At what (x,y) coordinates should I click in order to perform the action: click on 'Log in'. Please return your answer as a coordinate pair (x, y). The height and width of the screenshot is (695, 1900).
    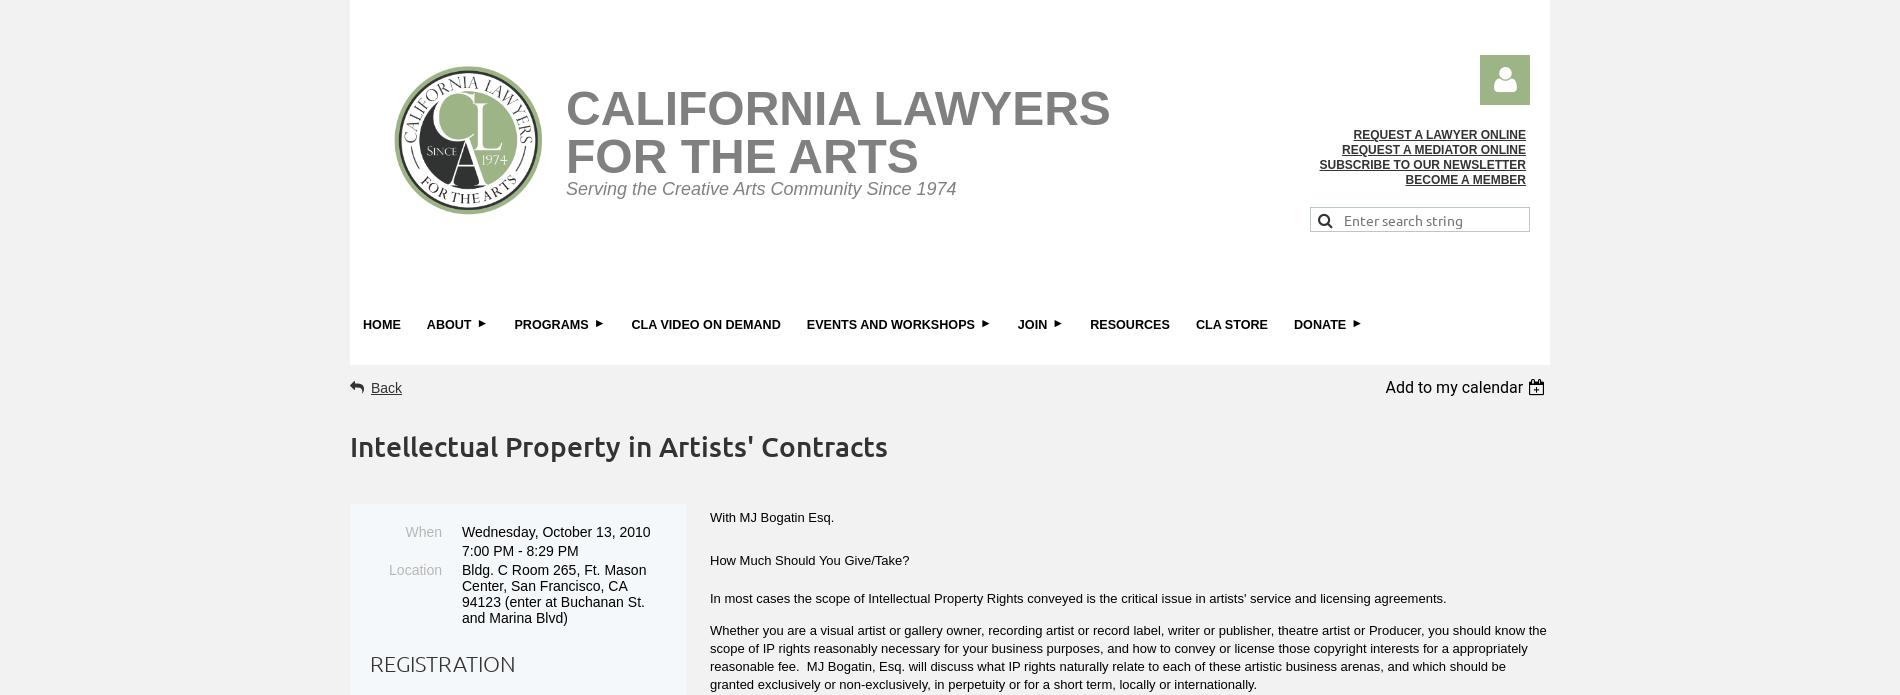
    Looking at the image, I should click on (1479, 253).